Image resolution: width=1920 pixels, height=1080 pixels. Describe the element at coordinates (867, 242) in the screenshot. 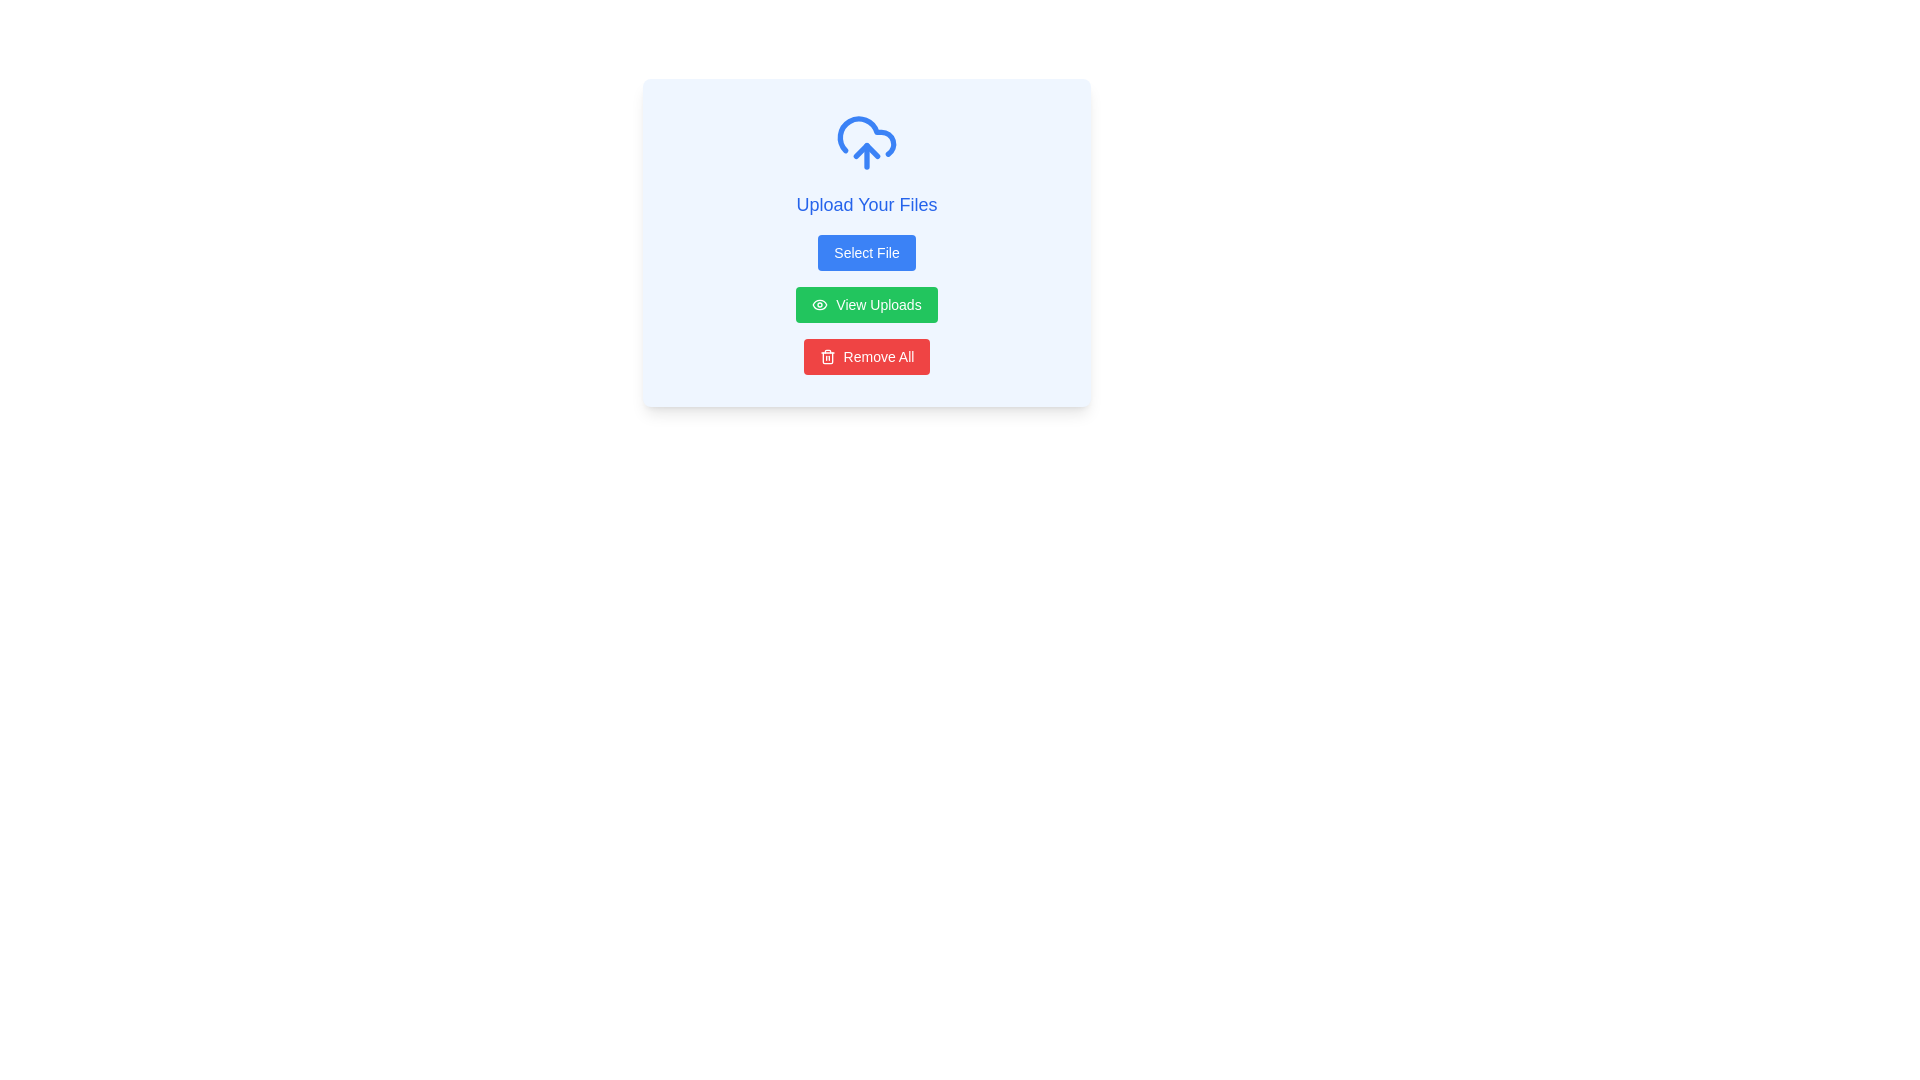

I see `the rectangular button with a blue background and white text that reads 'Select File'` at that location.